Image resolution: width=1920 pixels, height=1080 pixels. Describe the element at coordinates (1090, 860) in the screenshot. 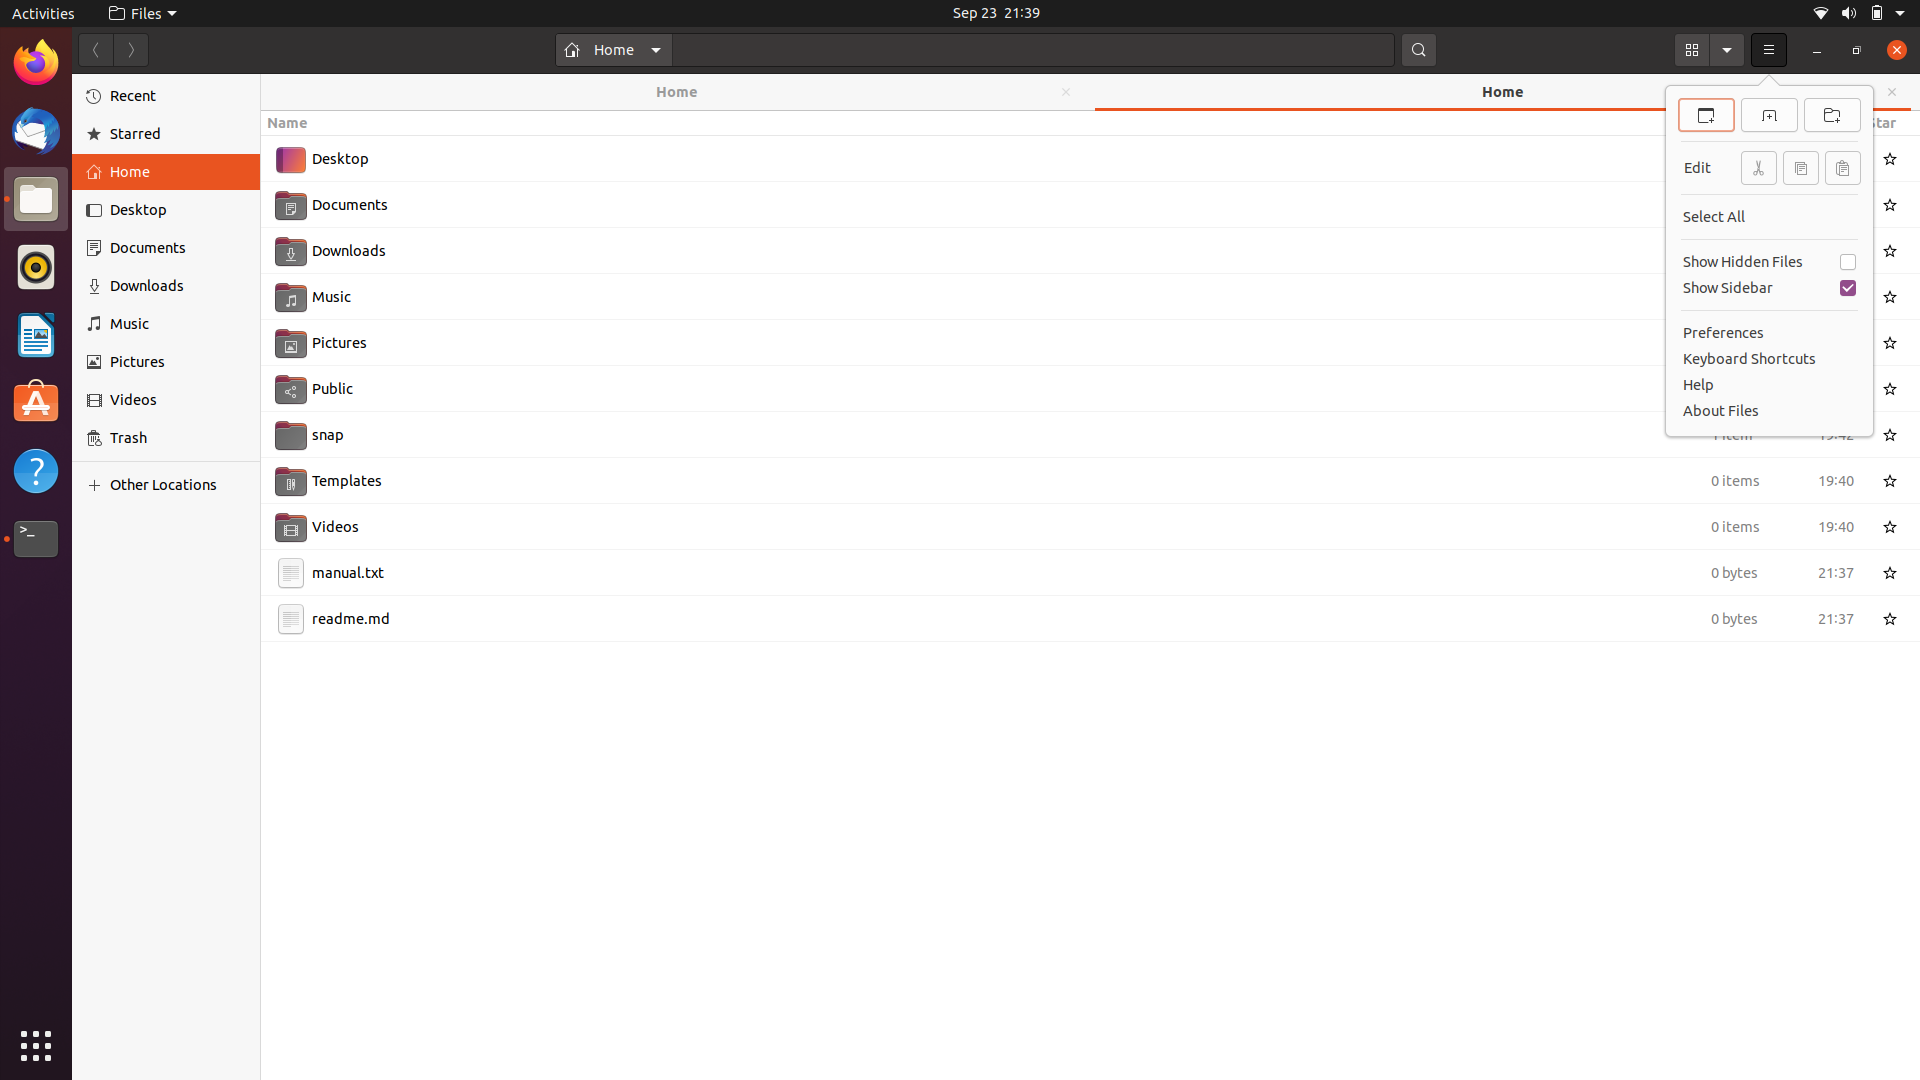

I see `Genereate a new folder using the mouse right-click function and keyboard navigation` at that location.